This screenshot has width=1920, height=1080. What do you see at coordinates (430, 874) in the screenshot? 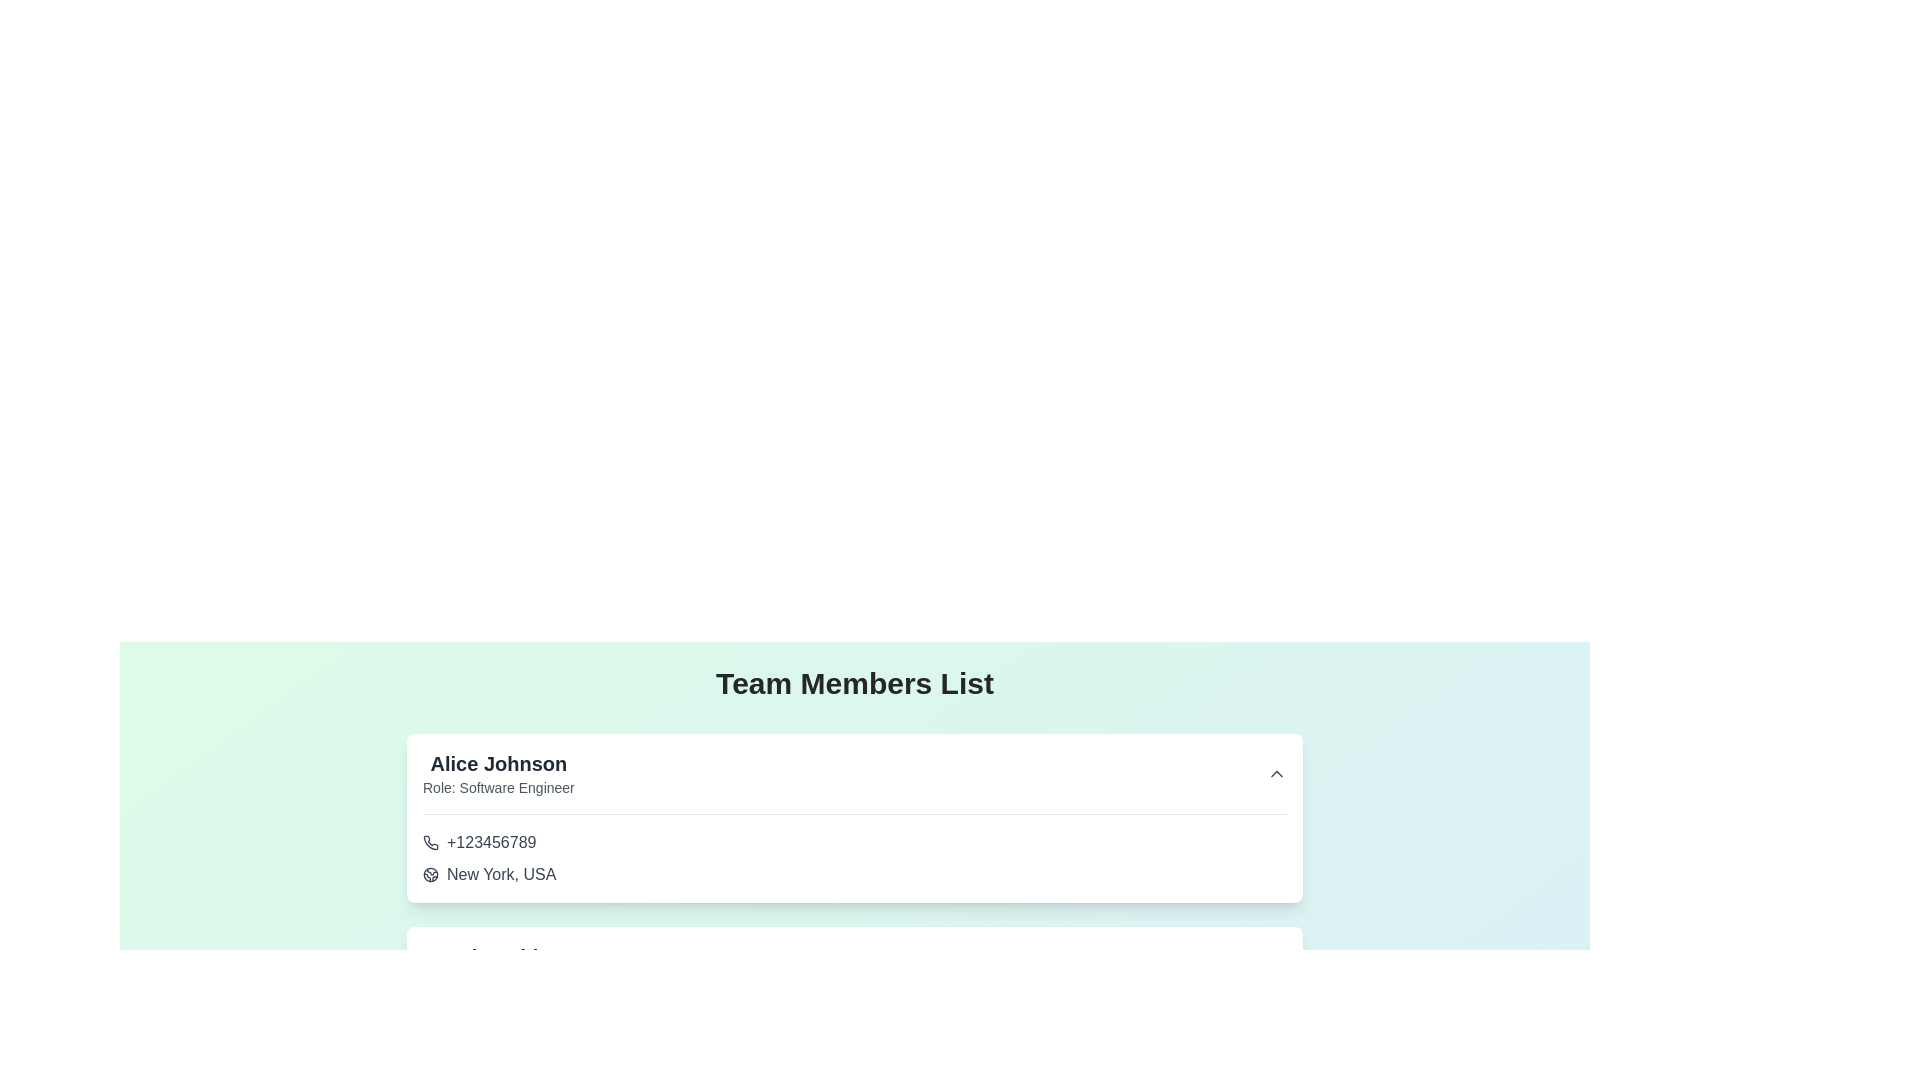
I see `the globe-shaped icon located to the left of the text 'New York, USA'` at bounding box center [430, 874].